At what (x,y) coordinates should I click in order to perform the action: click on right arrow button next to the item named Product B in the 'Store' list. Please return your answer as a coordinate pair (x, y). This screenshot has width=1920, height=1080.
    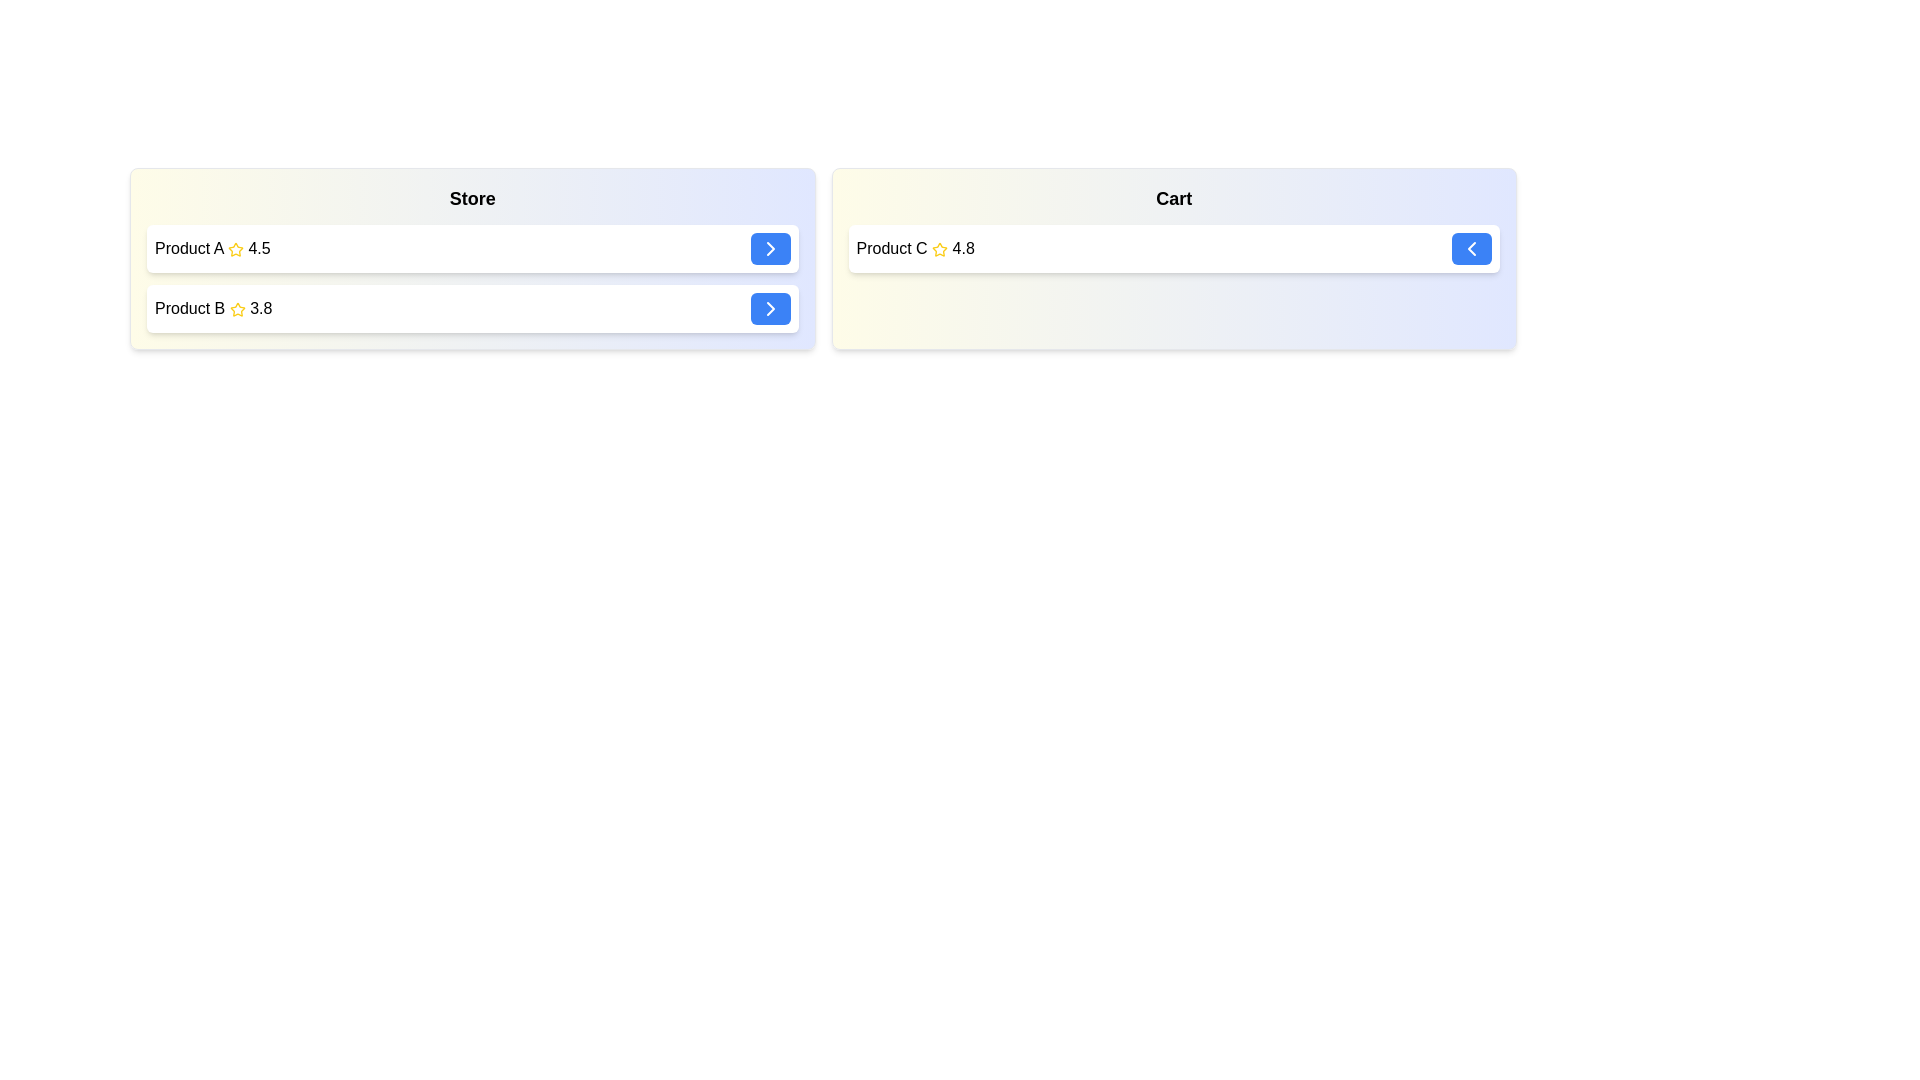
    Looking at the image, I should click on (769, 308).